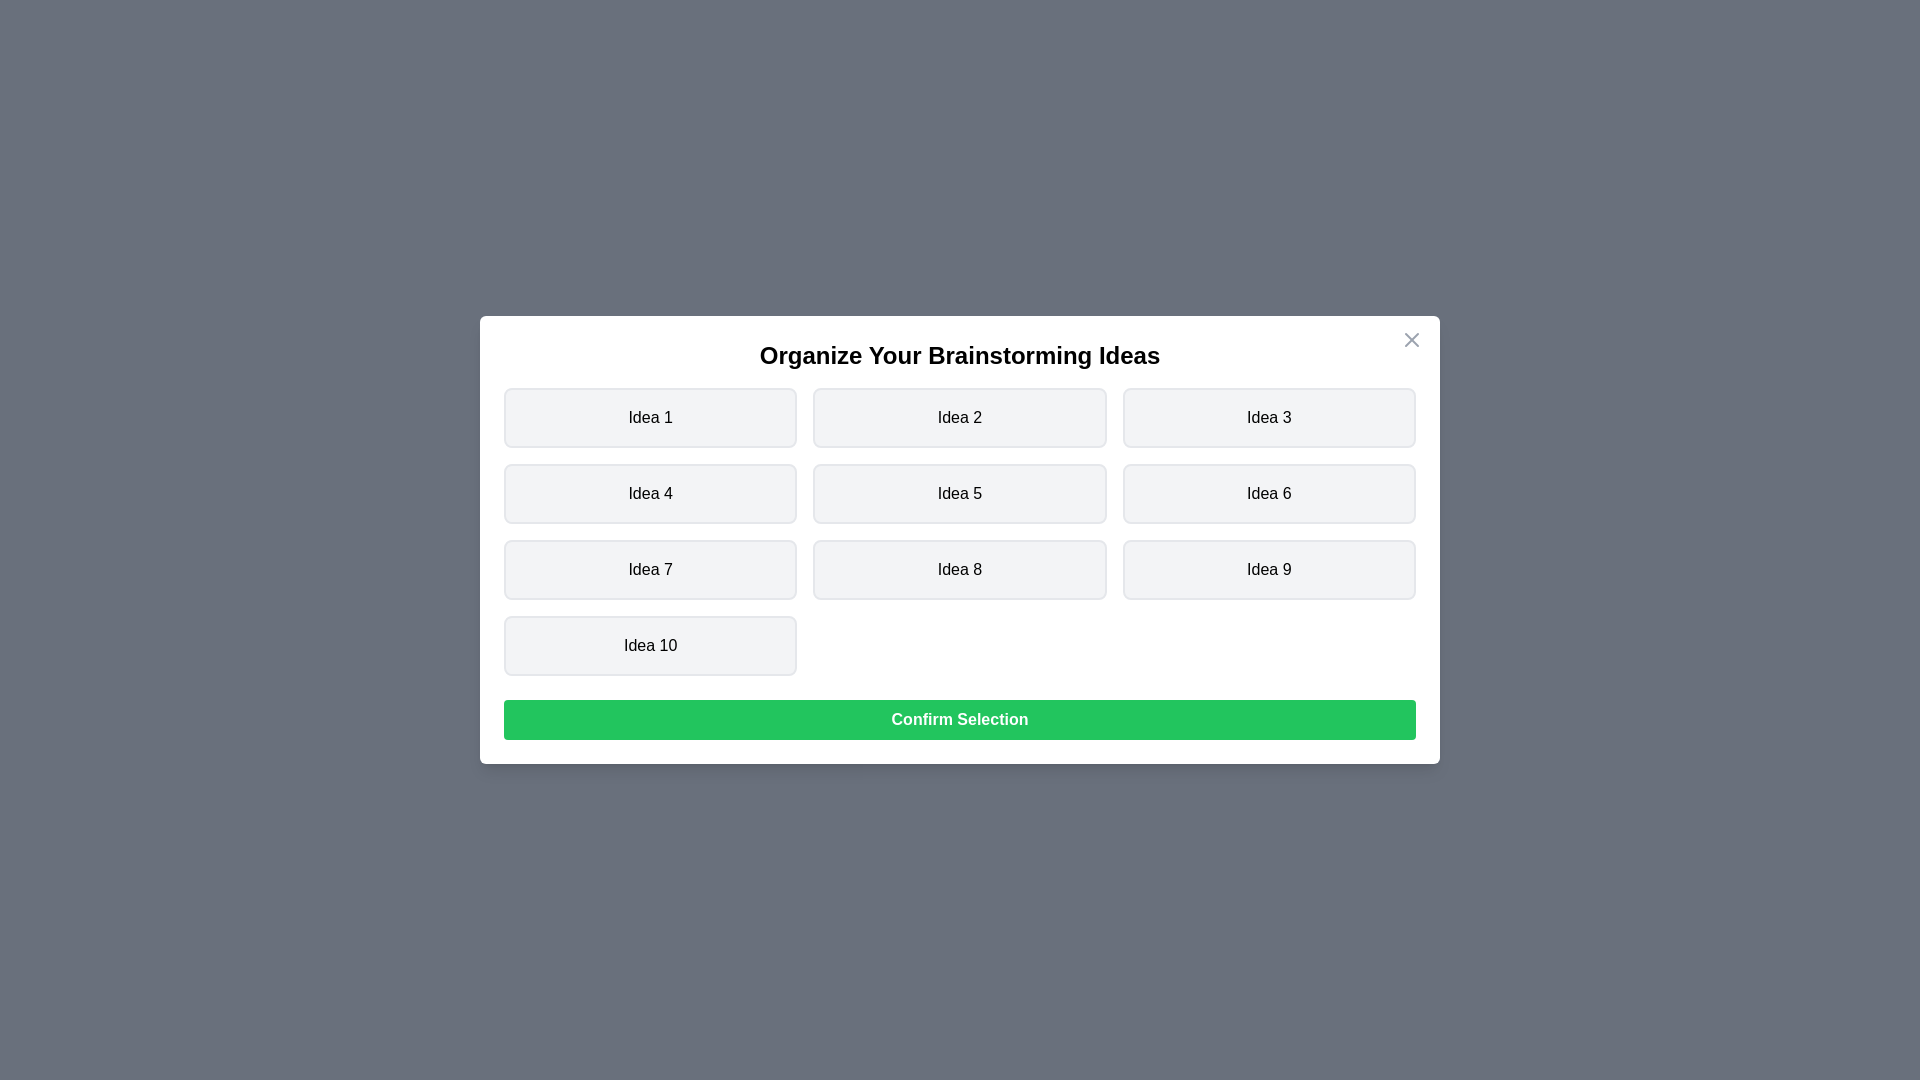 Image resolution: width=1920 pixels, height=1080 pixels. I want to click on the close icon to close the dialog, so click(1410, 338).